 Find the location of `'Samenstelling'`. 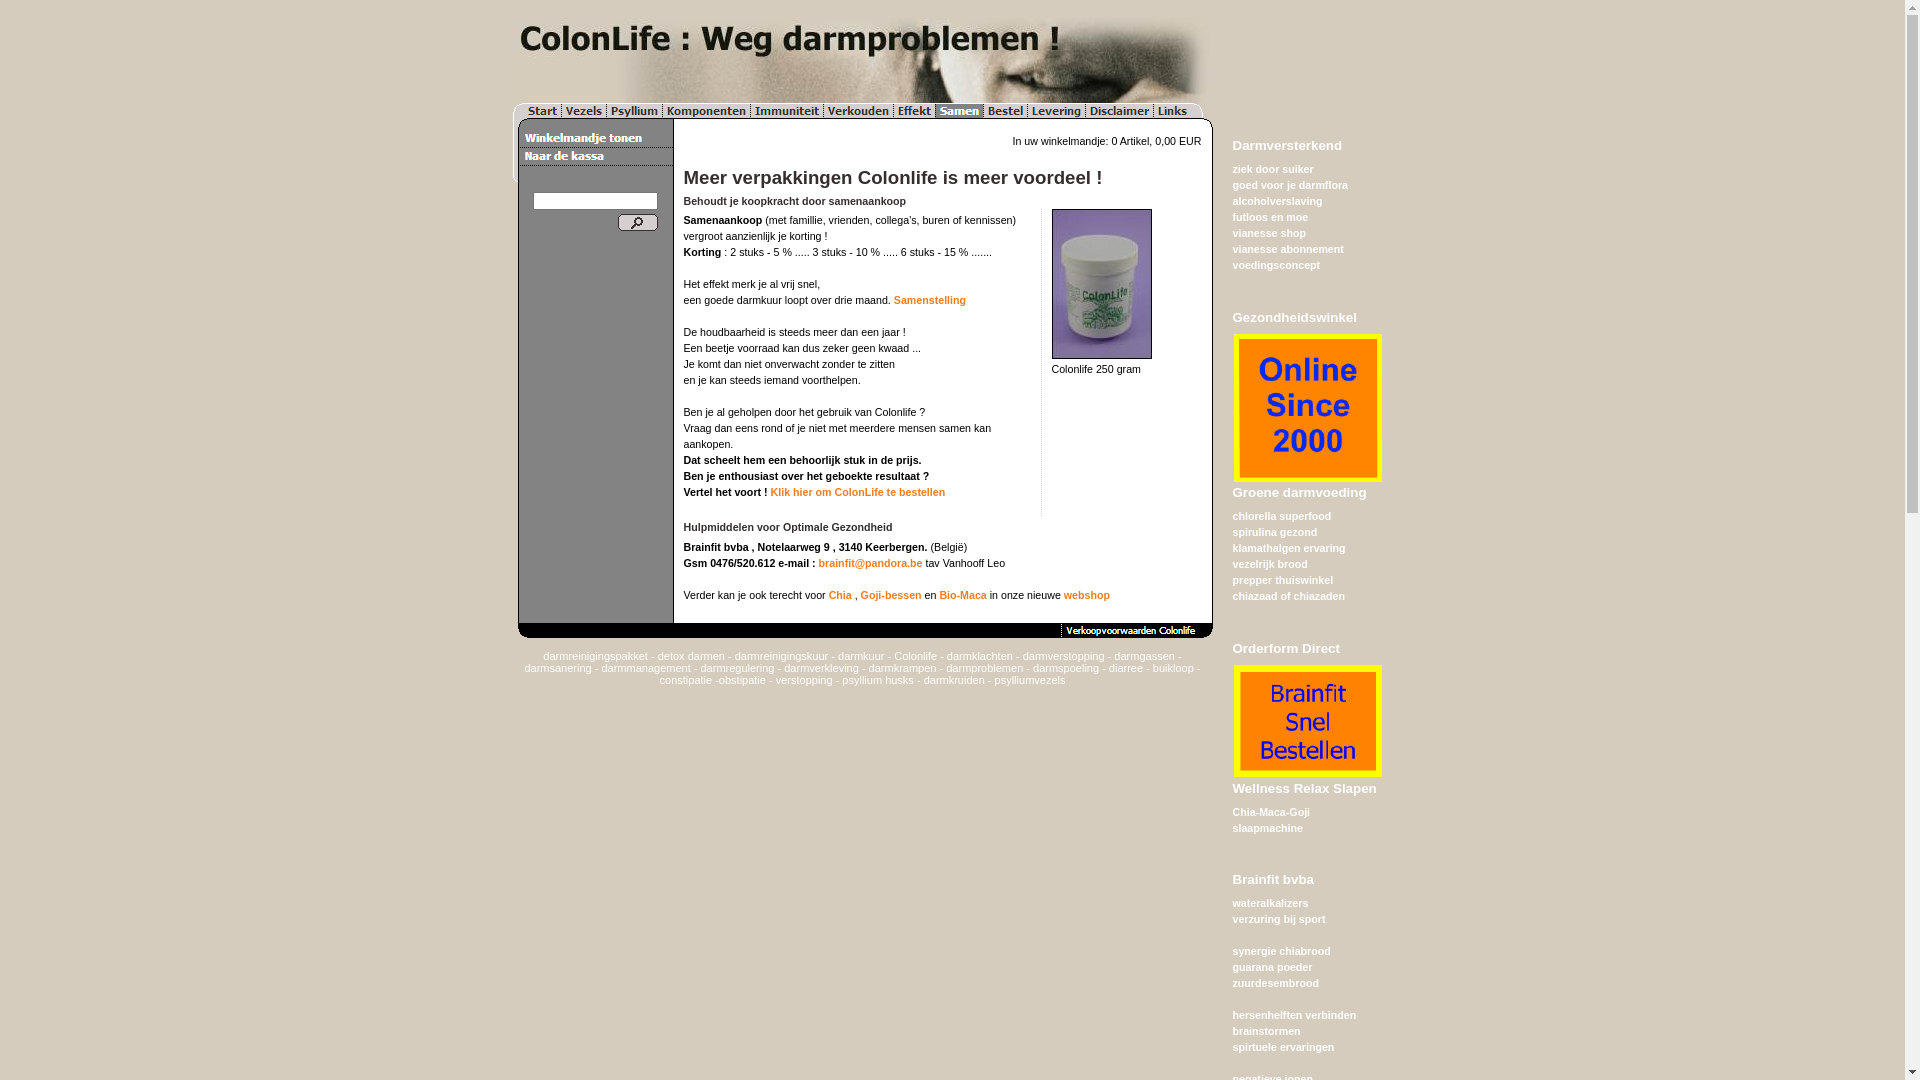

'Samenstelling' is located at coordinates (892, 300).